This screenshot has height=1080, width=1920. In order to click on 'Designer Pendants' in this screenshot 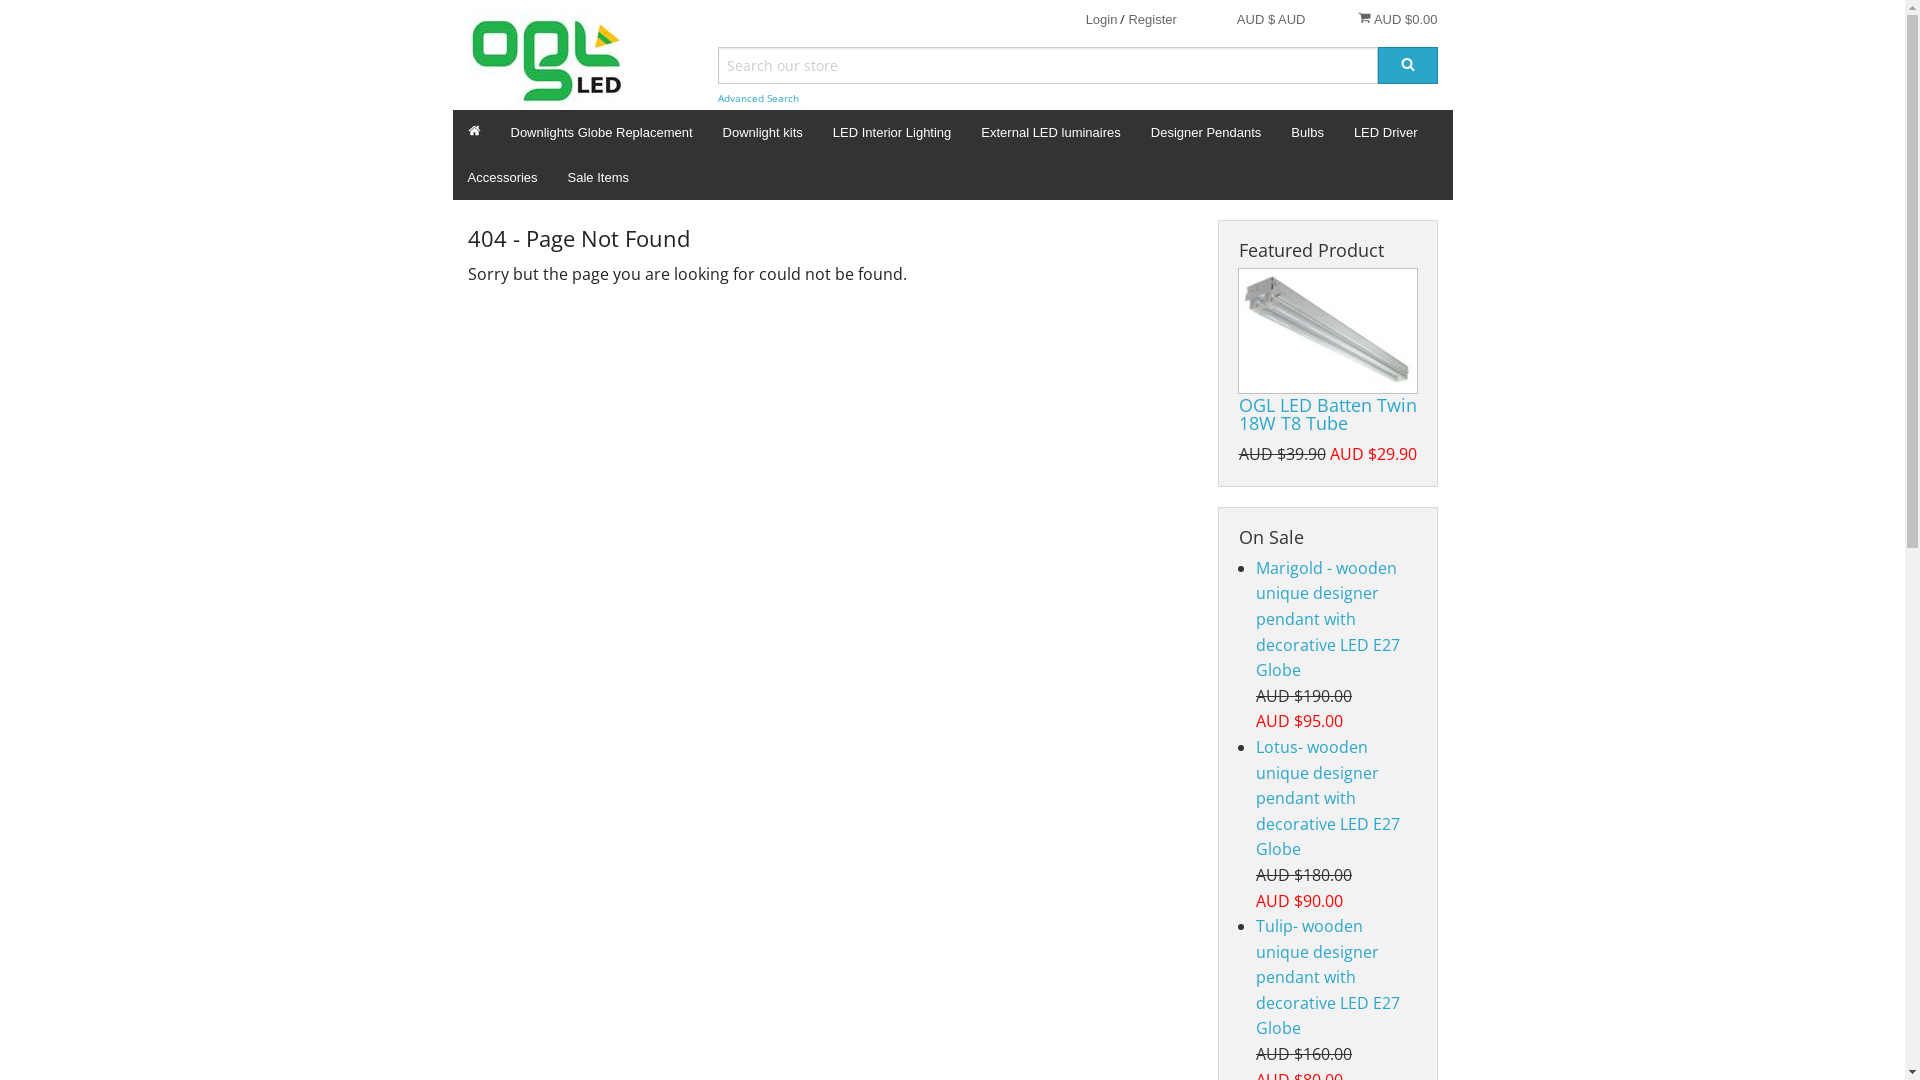, I will do `click(1205, 132)`.